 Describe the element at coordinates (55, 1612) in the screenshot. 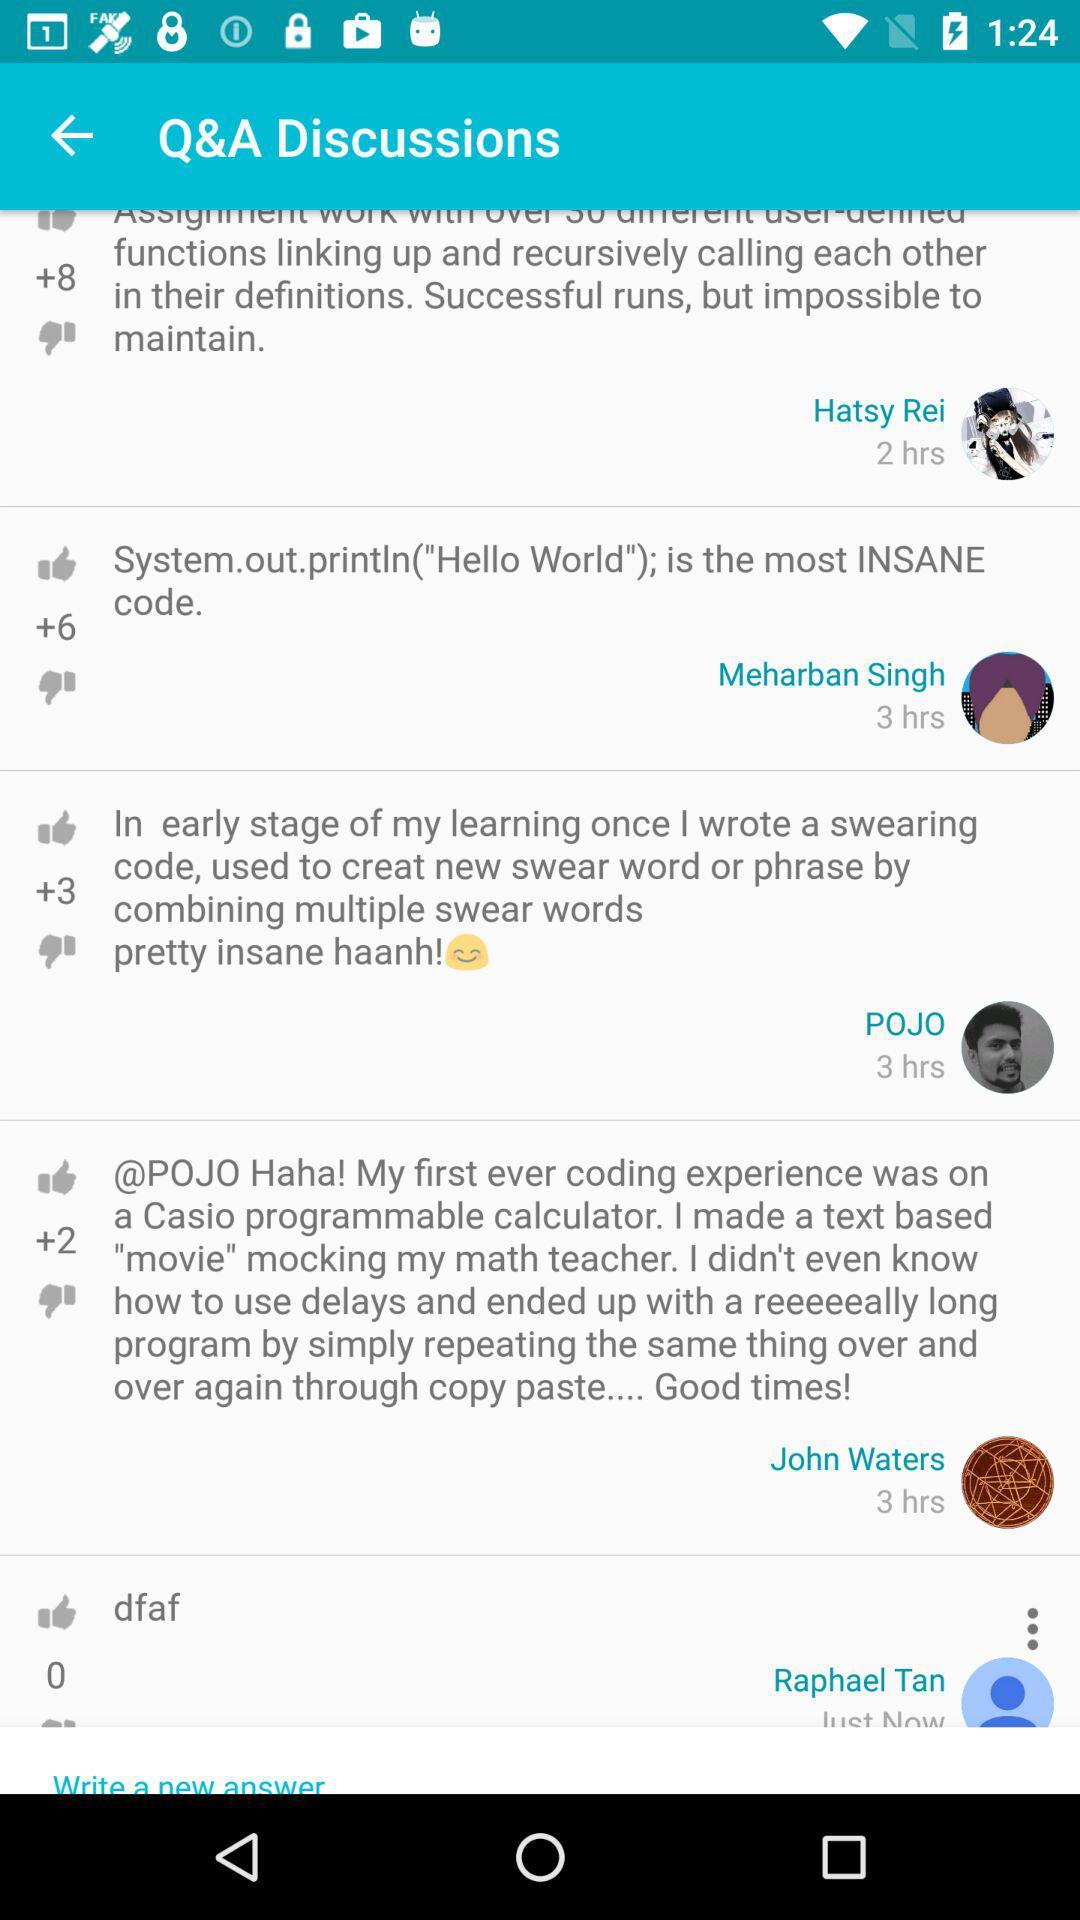

I see `upvote the comment` at that location.